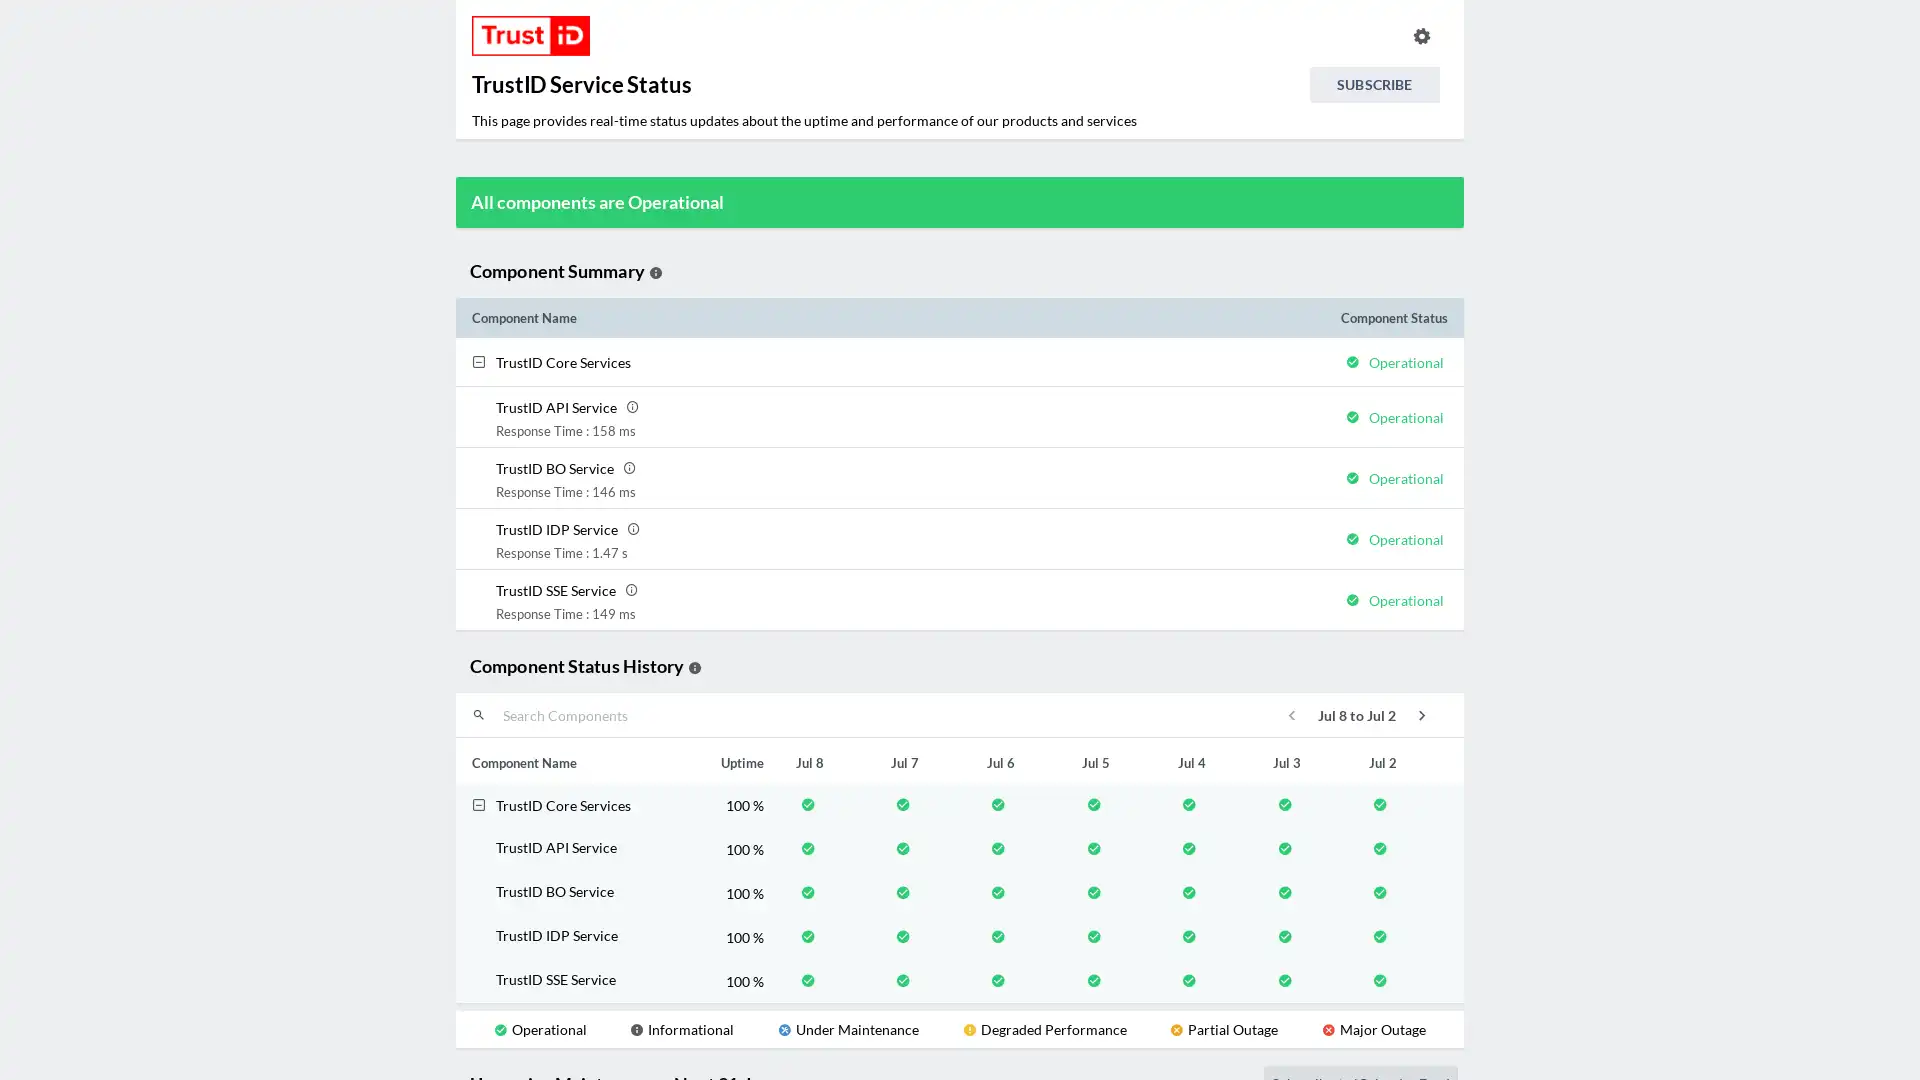 The height and width of the screenshot is (1080, 1920). What do you see at coordinates (838, 599) in the screenshot?
I see `TrustID SSE Service TrustID SSE Service Response Time : 149 ms` at bounding box center [838, 599].